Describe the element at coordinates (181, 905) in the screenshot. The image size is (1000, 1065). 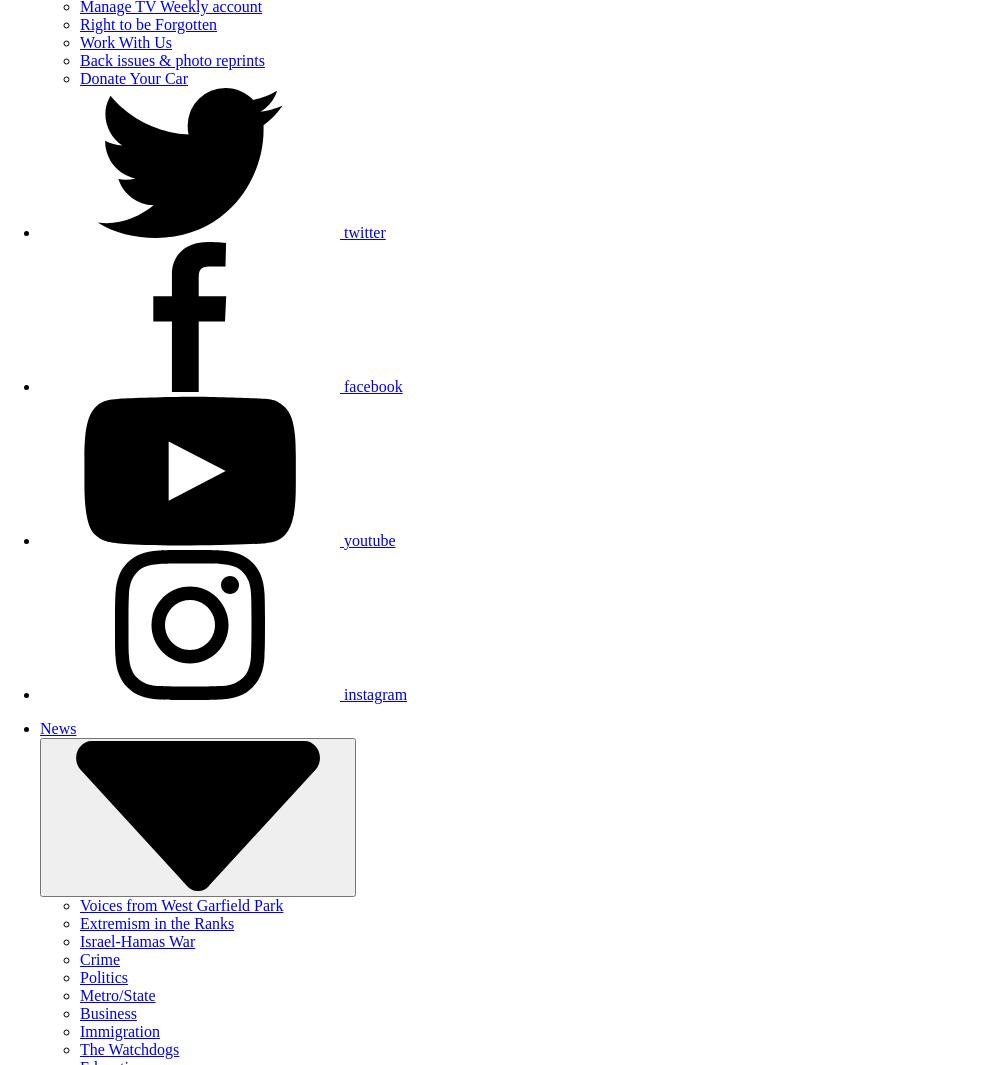
I see `'Voices from West Garfield Park'` at that location.